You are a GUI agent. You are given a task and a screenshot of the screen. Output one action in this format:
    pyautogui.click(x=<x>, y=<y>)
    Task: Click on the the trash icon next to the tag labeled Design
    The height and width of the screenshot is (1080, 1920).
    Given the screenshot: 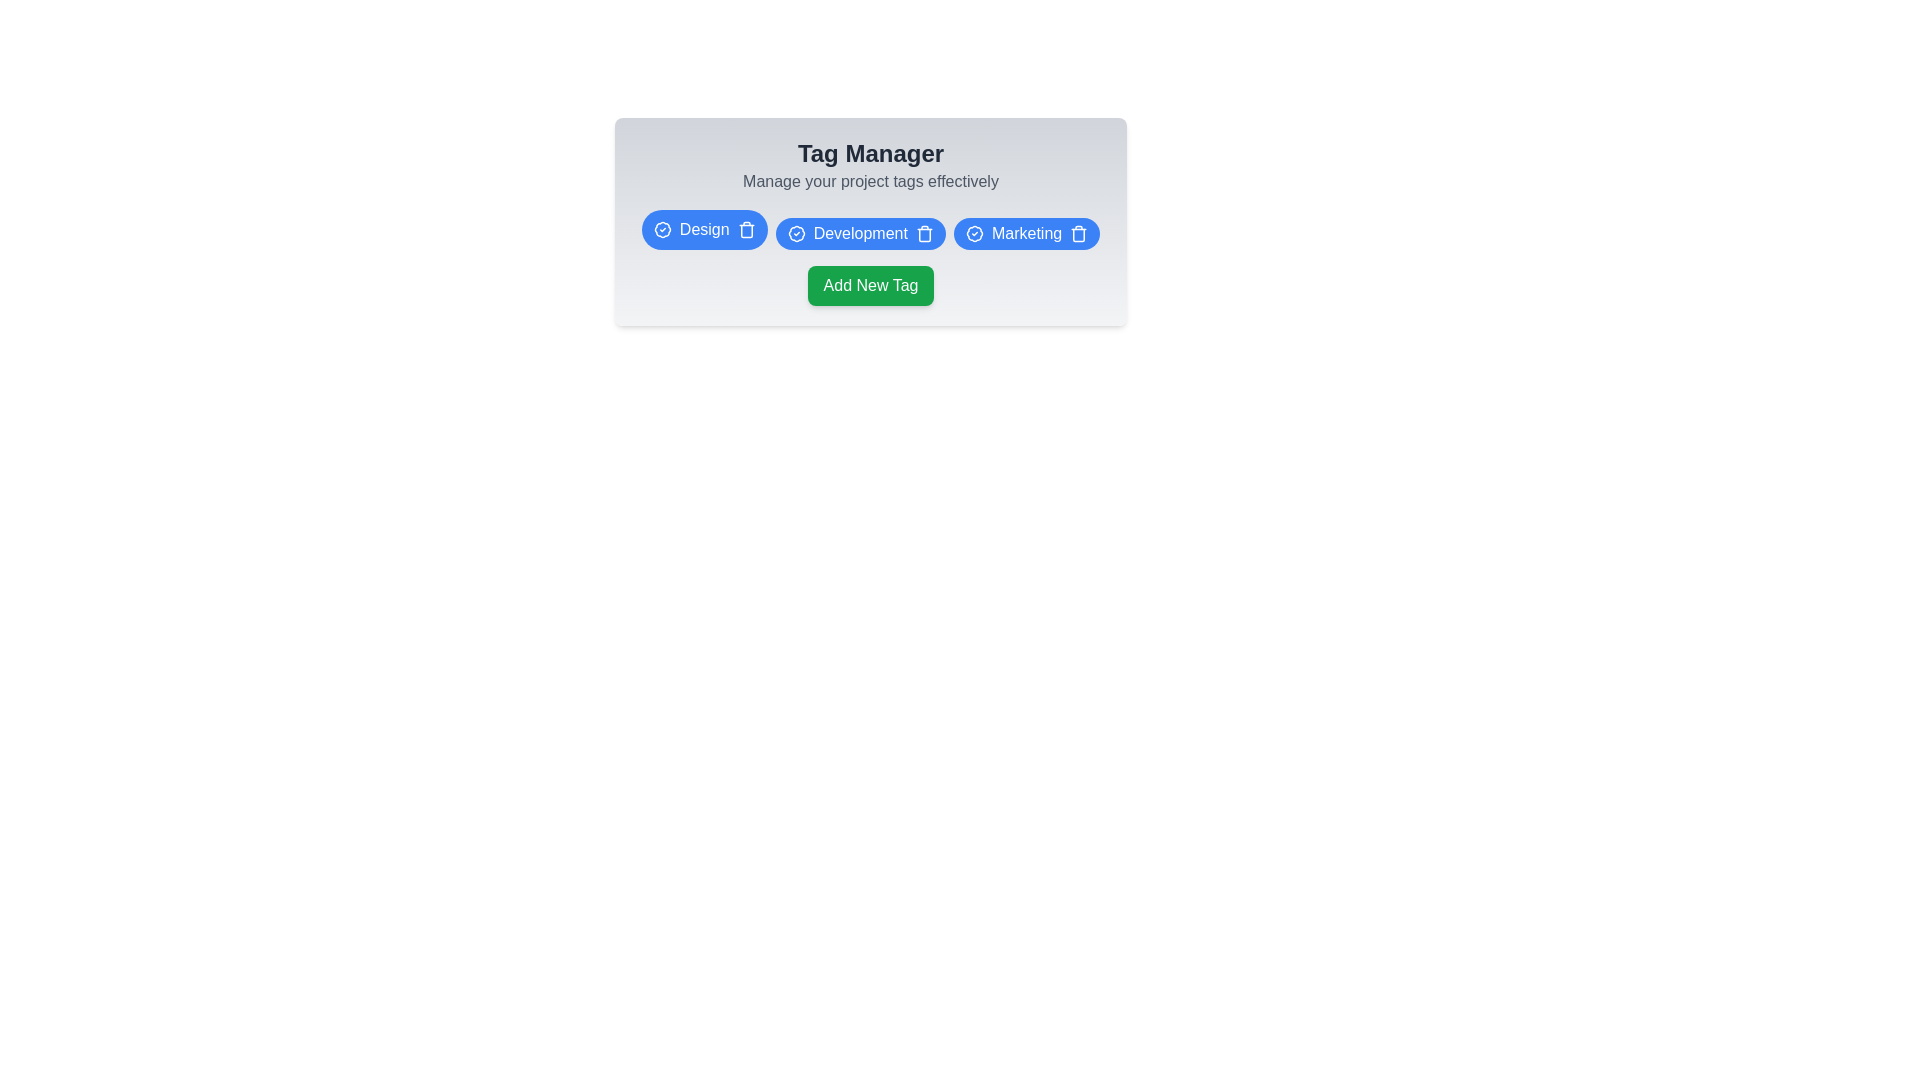 What is the action you would take?
    pyautogui.click(x=745, y=229)
    